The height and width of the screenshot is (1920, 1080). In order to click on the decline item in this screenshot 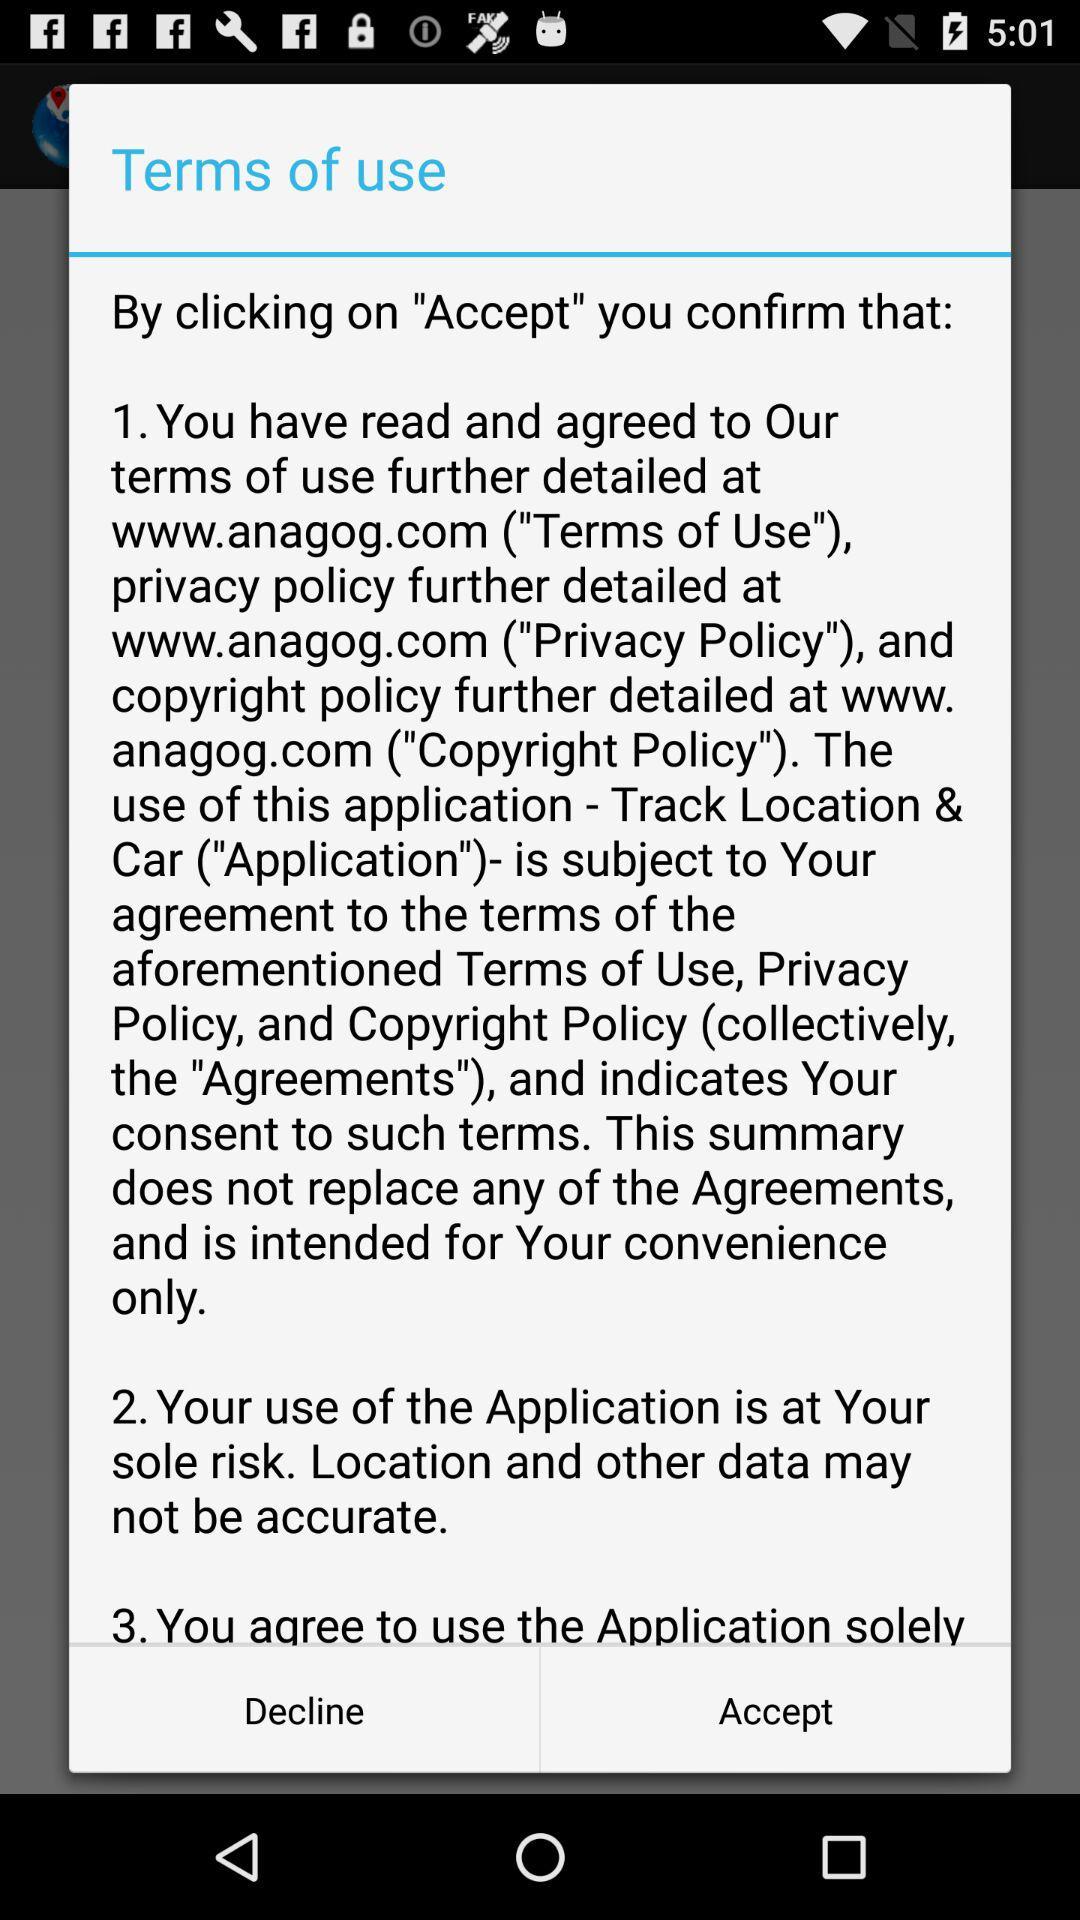, I will do `click(304, 1708)`.